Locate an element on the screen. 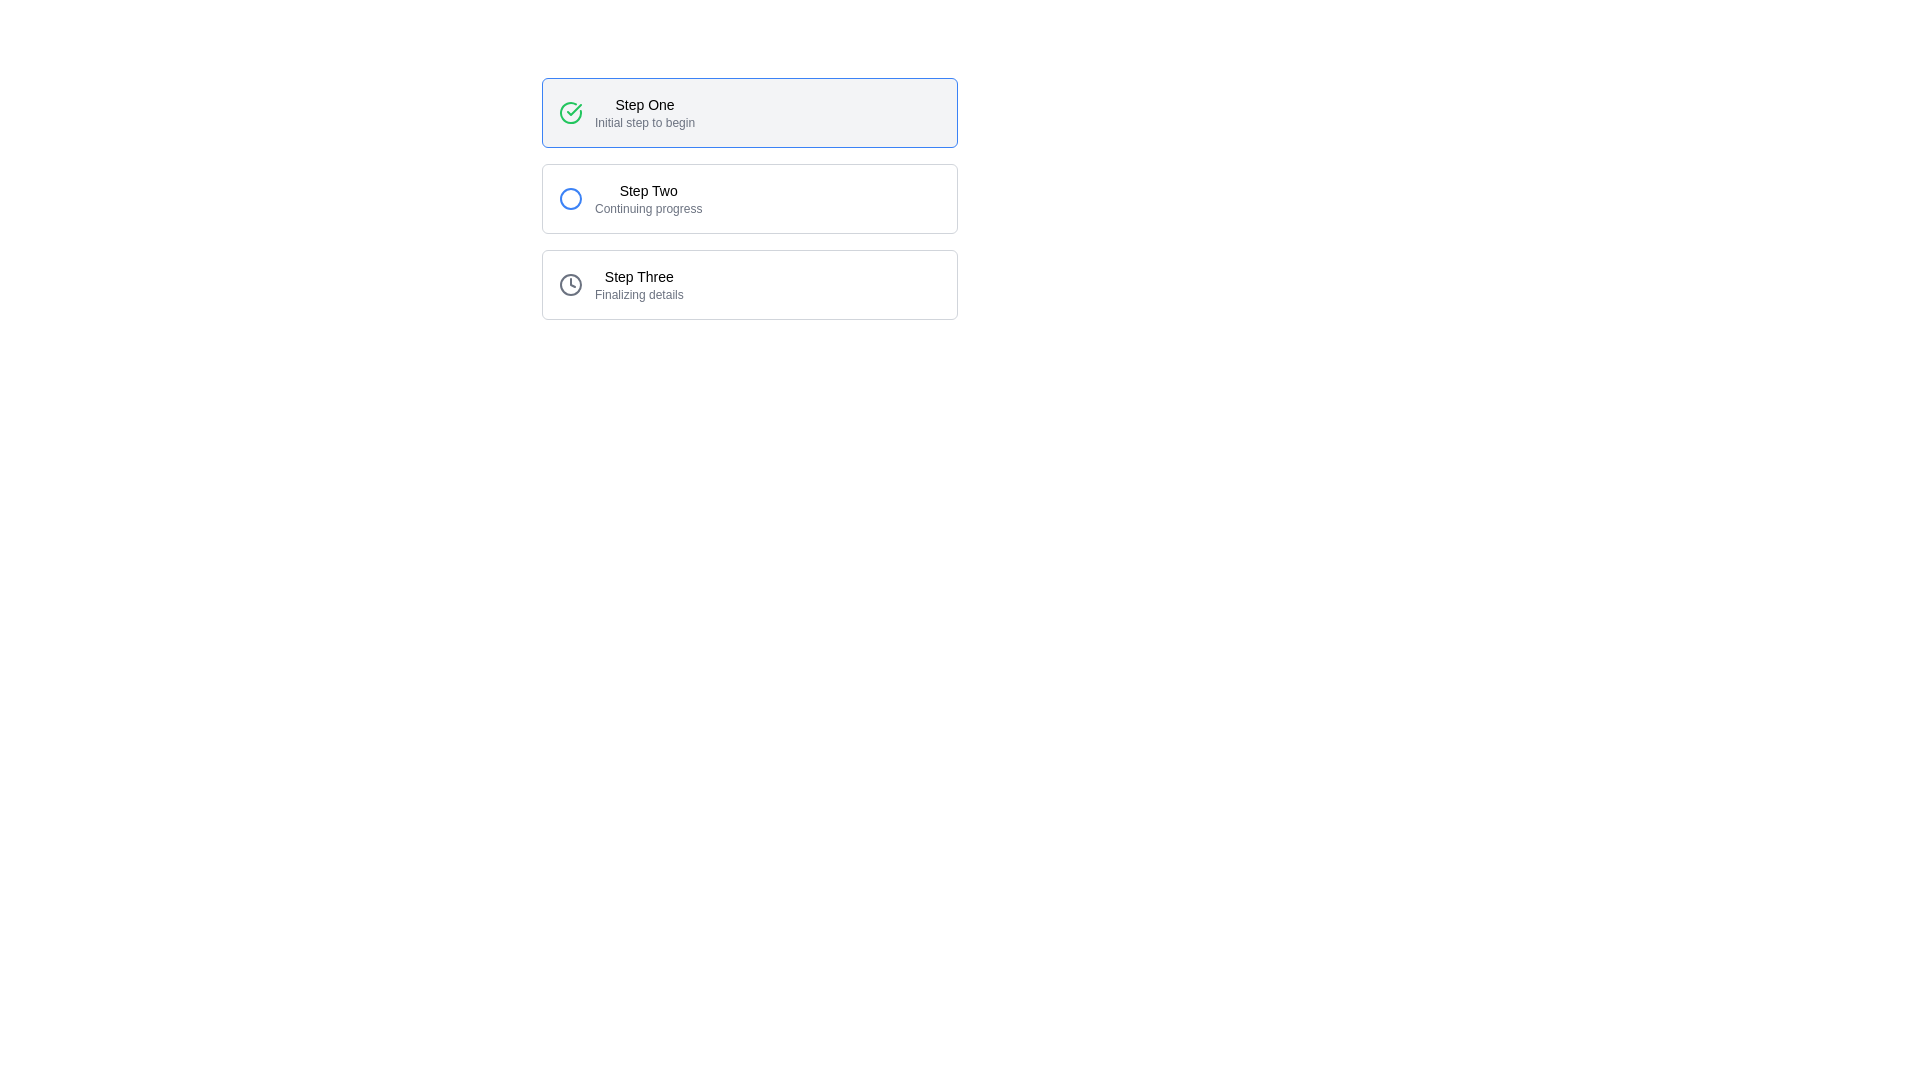 The width and height of the screenshot is (1920, 1080). the 'Step Two' text label is located at coordinates (648, 199).